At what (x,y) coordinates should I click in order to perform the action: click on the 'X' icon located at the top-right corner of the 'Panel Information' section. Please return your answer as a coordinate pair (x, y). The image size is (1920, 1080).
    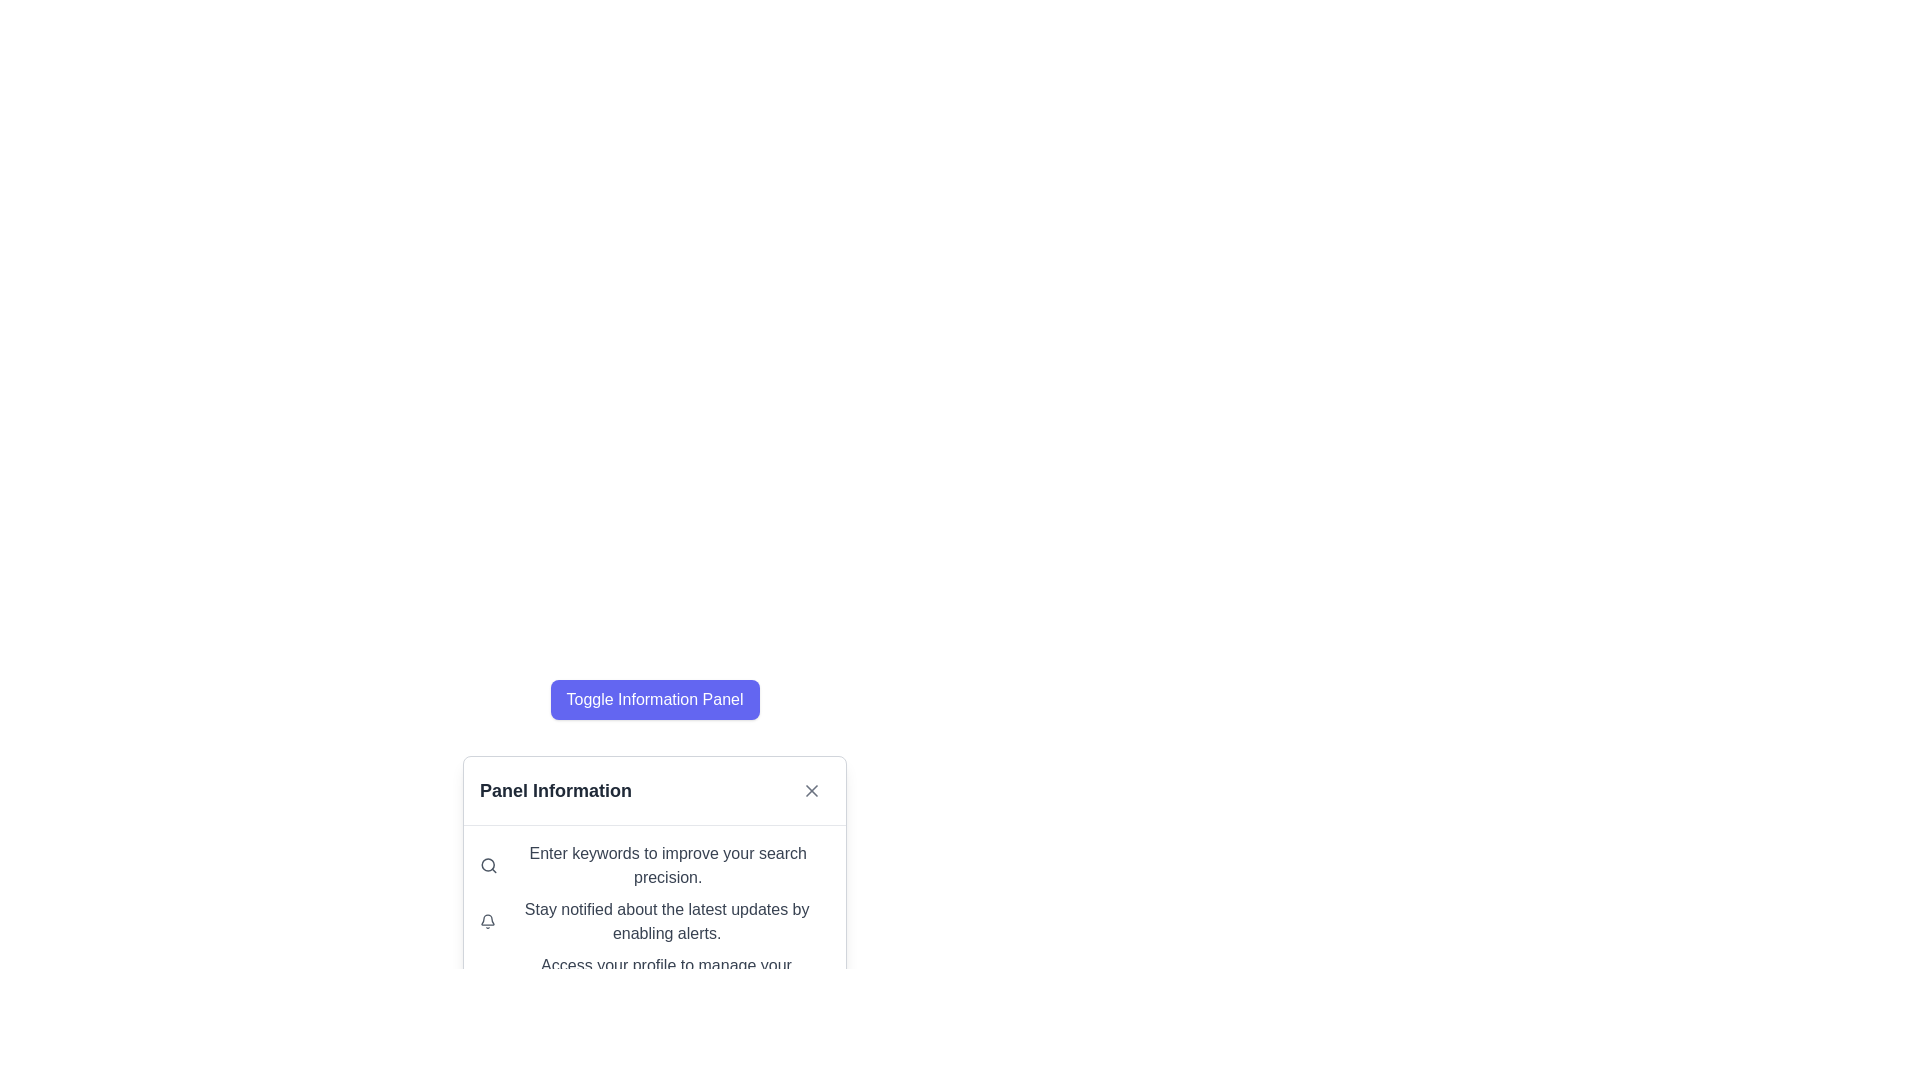
    Looking at the image, I should click on (811, 789).